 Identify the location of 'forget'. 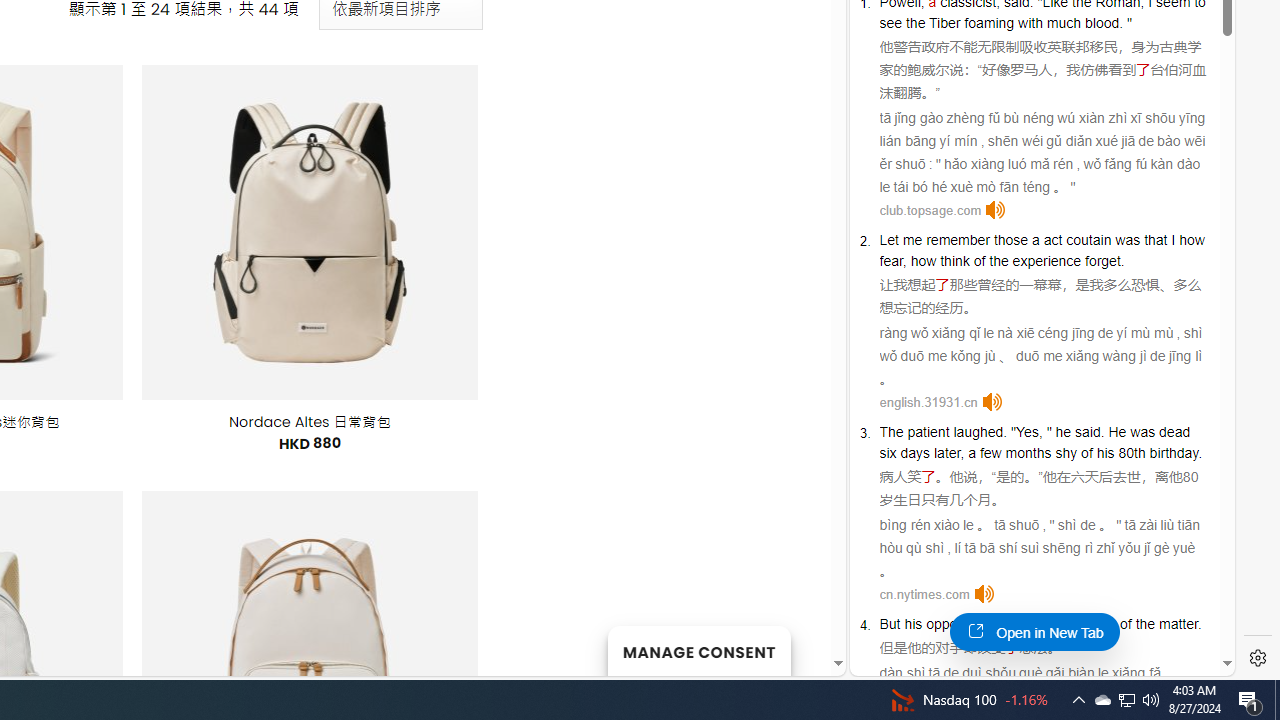
(1102, 260).